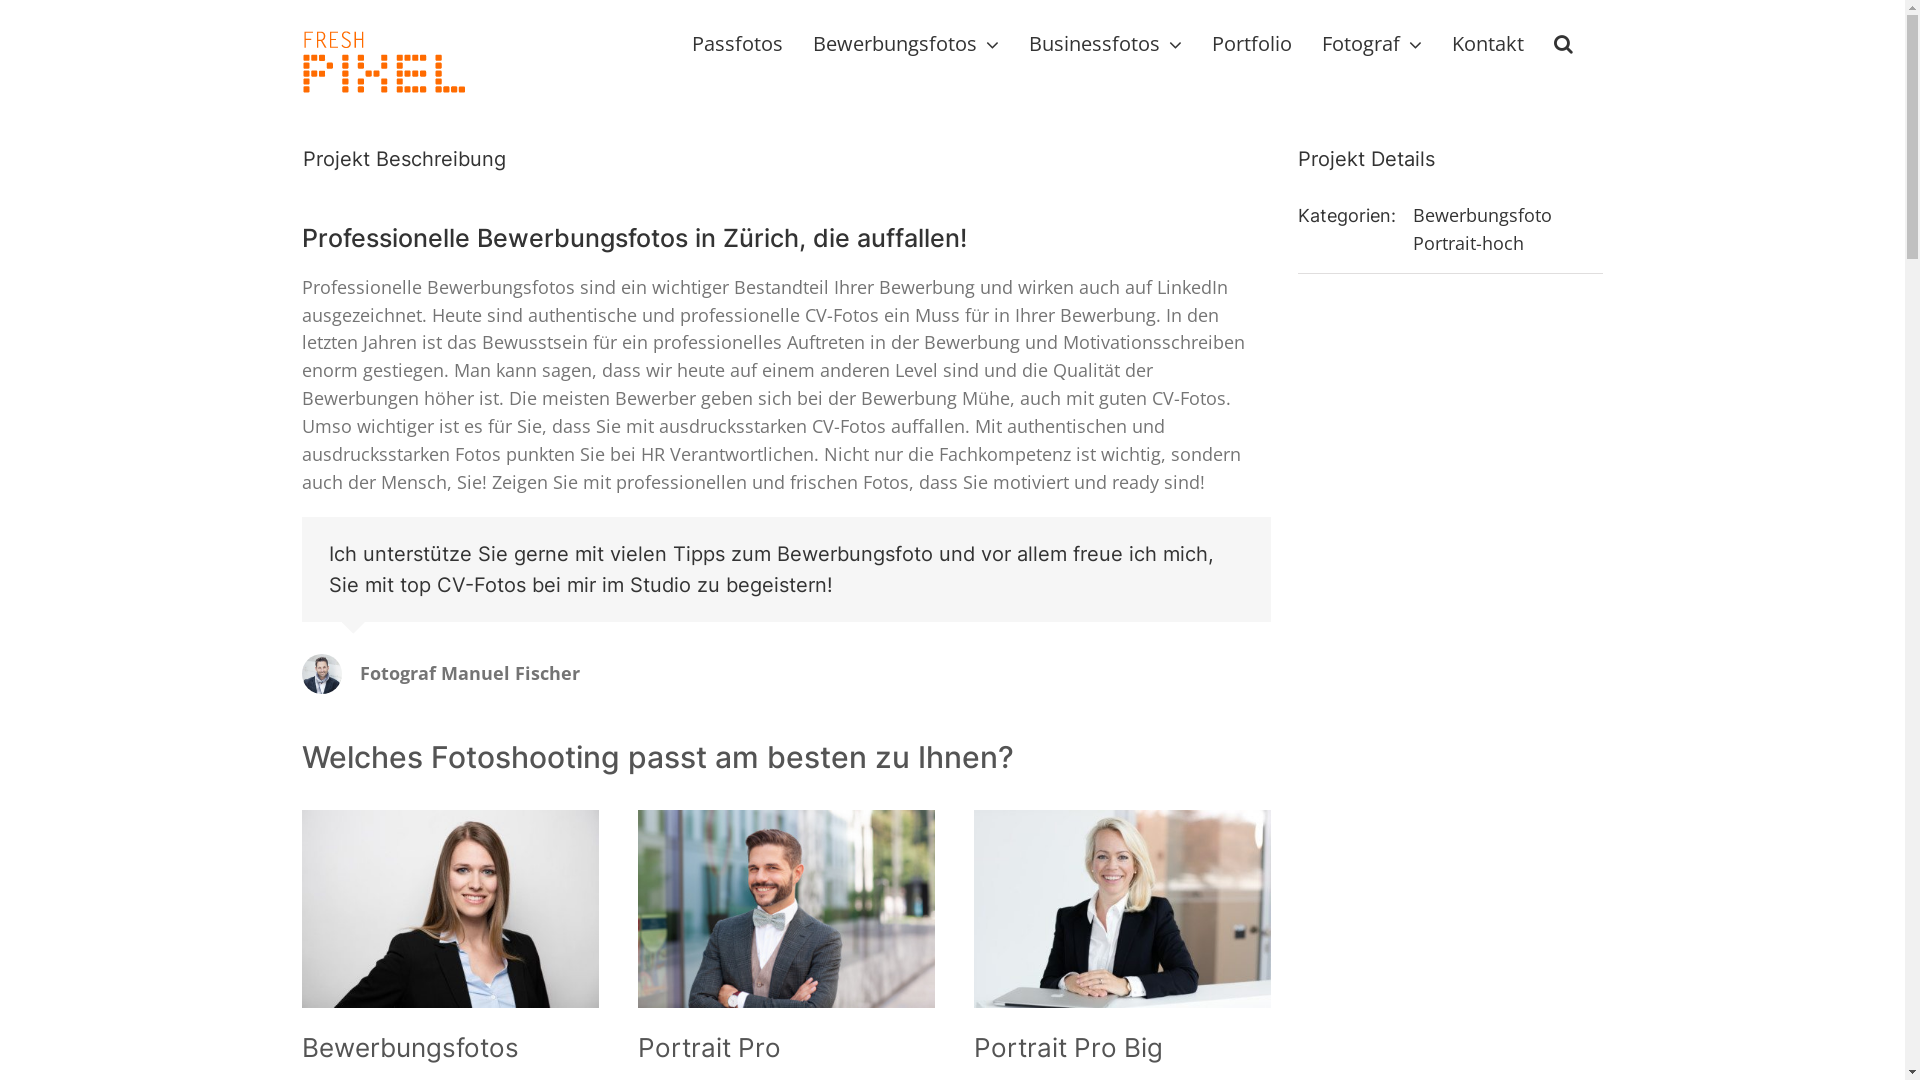 The height and width of the screenshot is (1080, 1920). Describe the element at coordinates (904, 42) in the screenshot. I see `'Bewerbungsfotos'` at that location.